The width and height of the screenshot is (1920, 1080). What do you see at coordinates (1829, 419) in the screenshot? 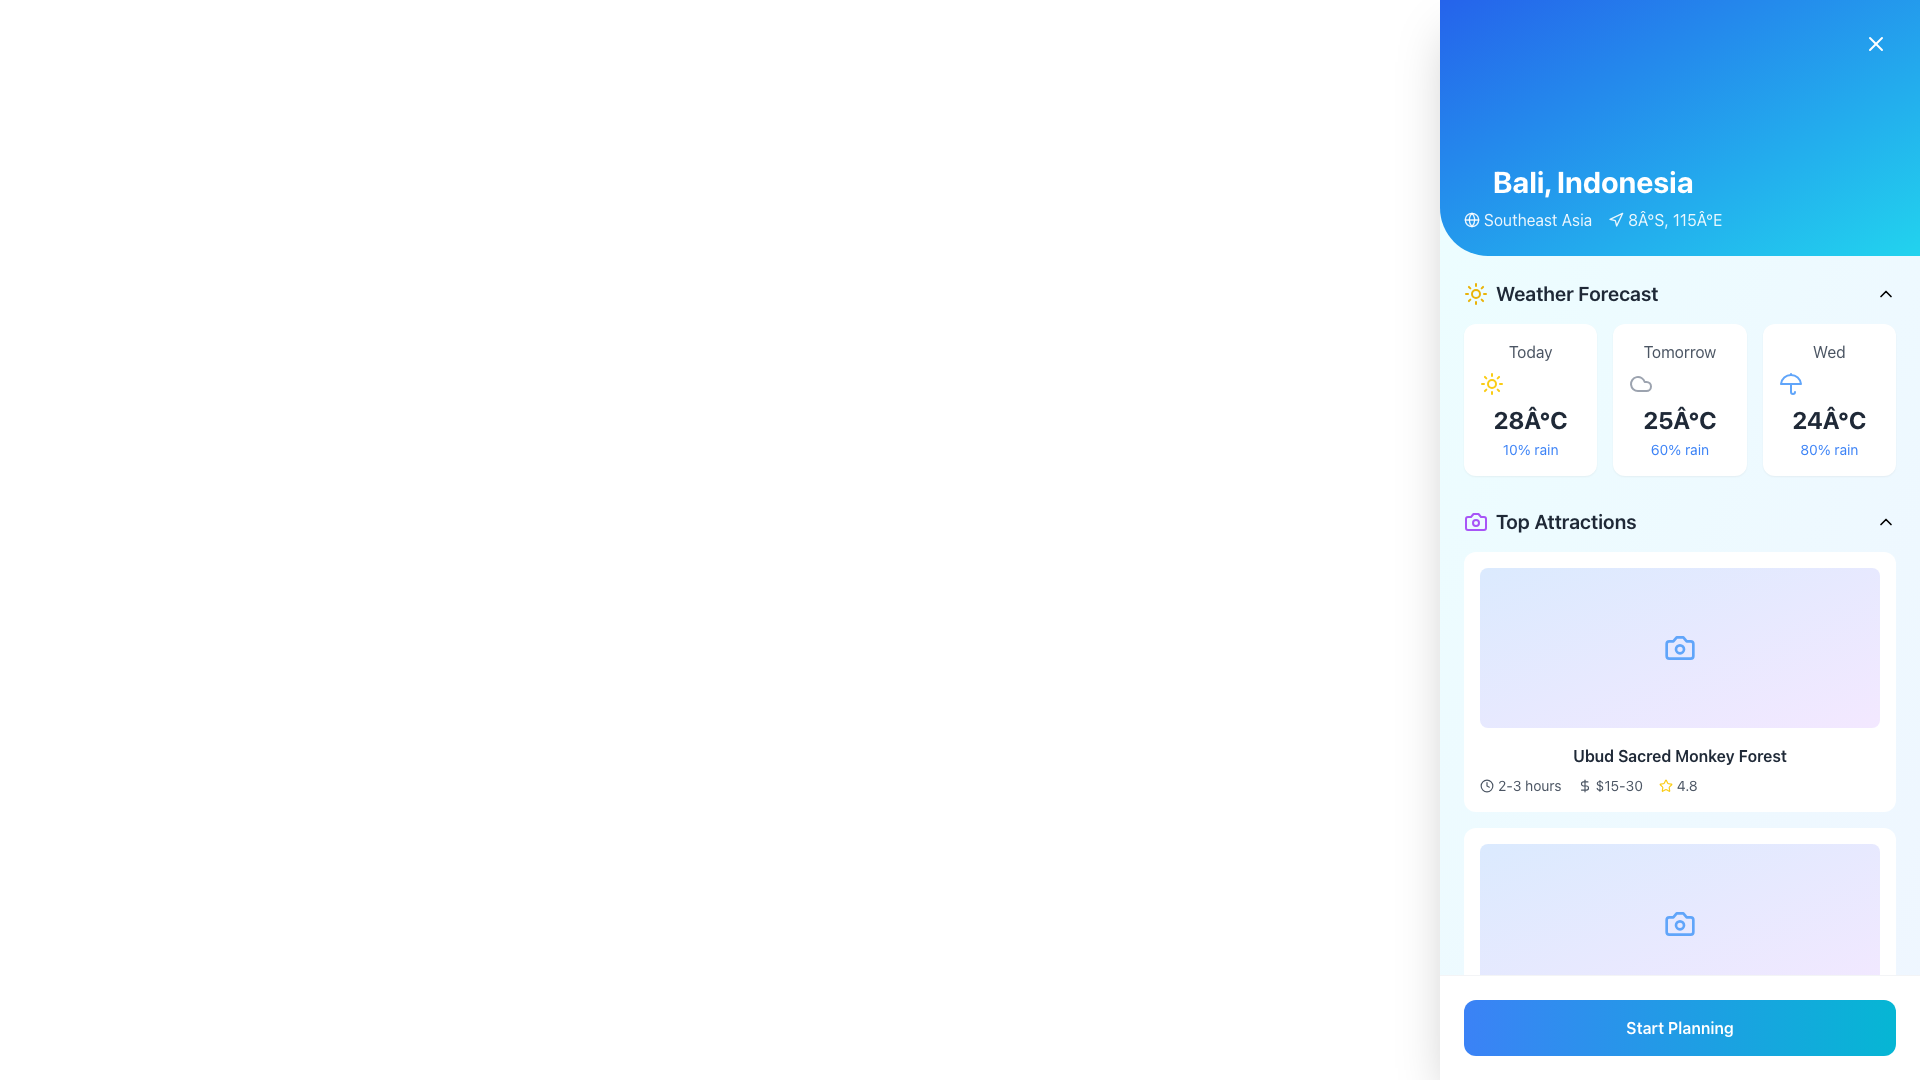
I see `temperature information displayed for 'Wednesday' in the weather forecast section, which shows '24Â°C' in the third card titled 'Wed.'` at bounding box center [1829, 419].